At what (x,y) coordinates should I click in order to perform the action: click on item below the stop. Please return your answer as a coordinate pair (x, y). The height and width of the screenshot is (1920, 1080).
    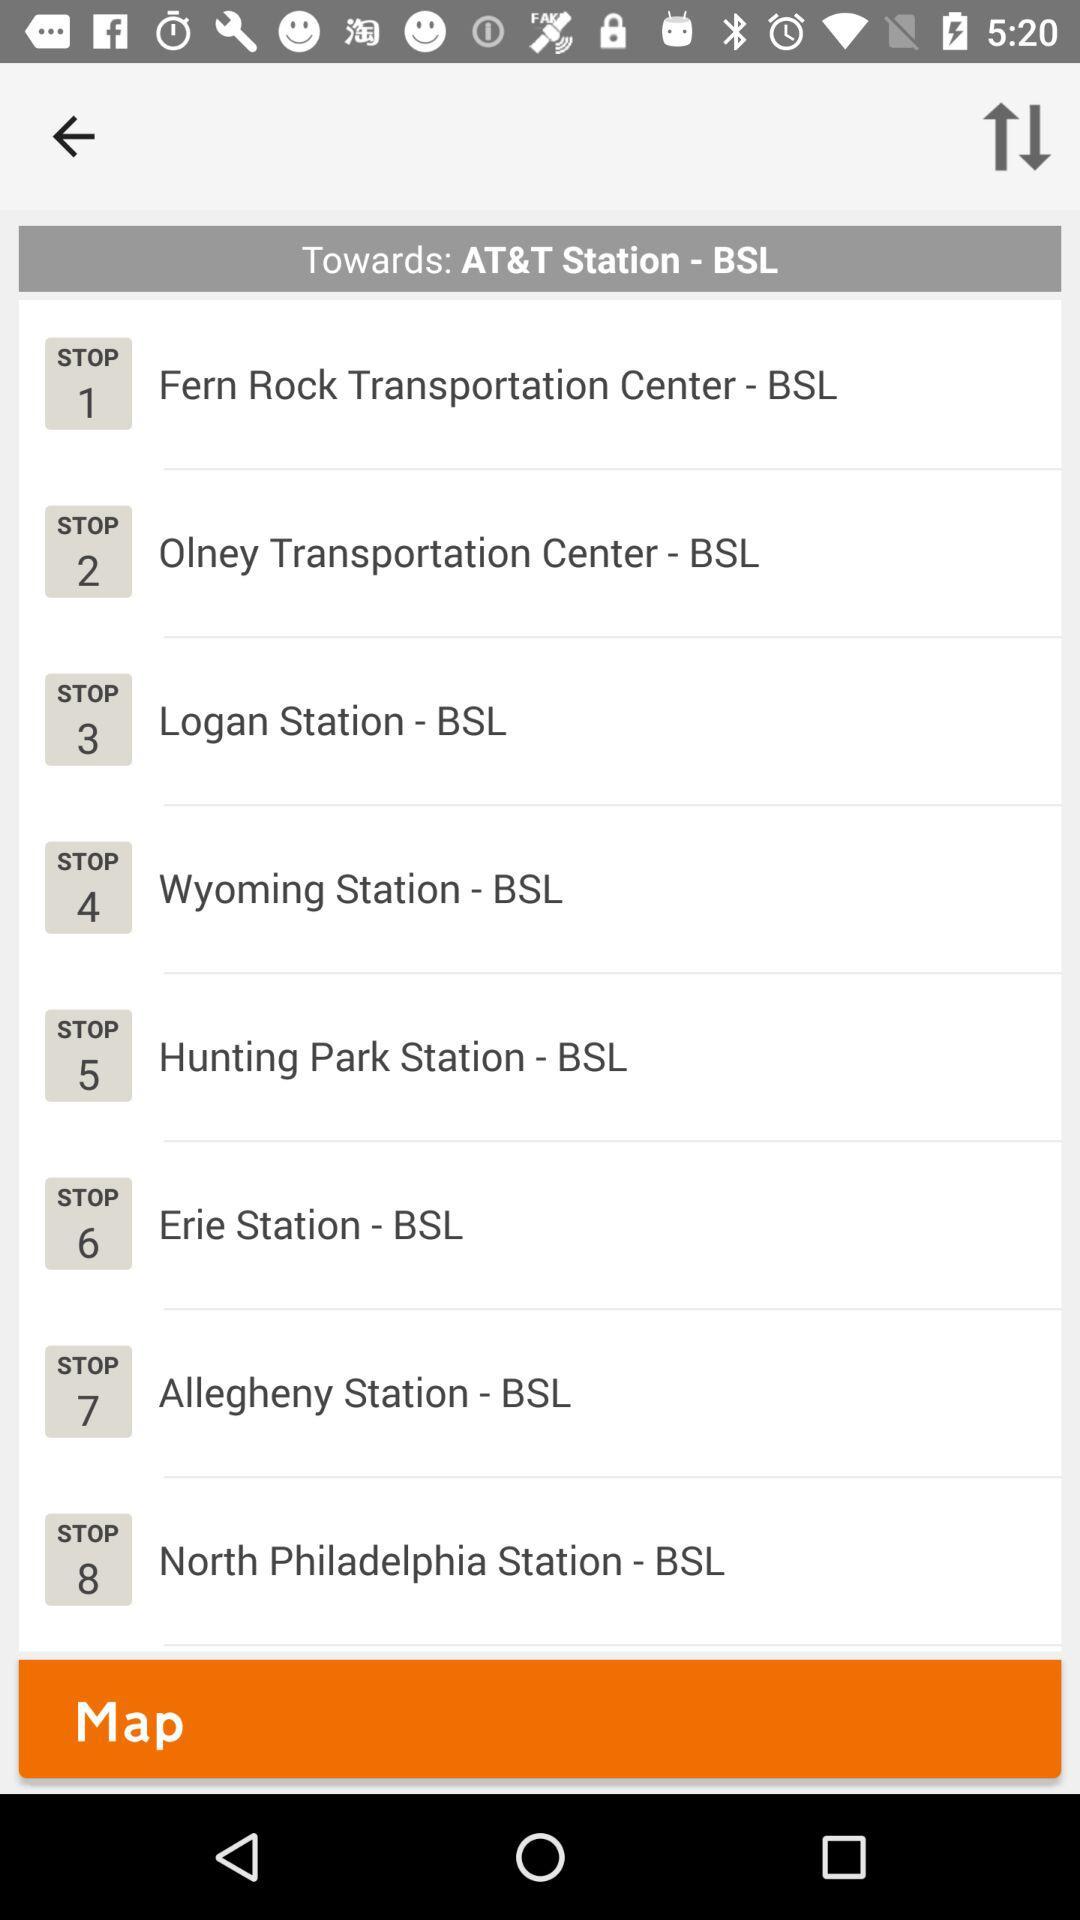
    Looking at the image, I should click on (87, 1240).